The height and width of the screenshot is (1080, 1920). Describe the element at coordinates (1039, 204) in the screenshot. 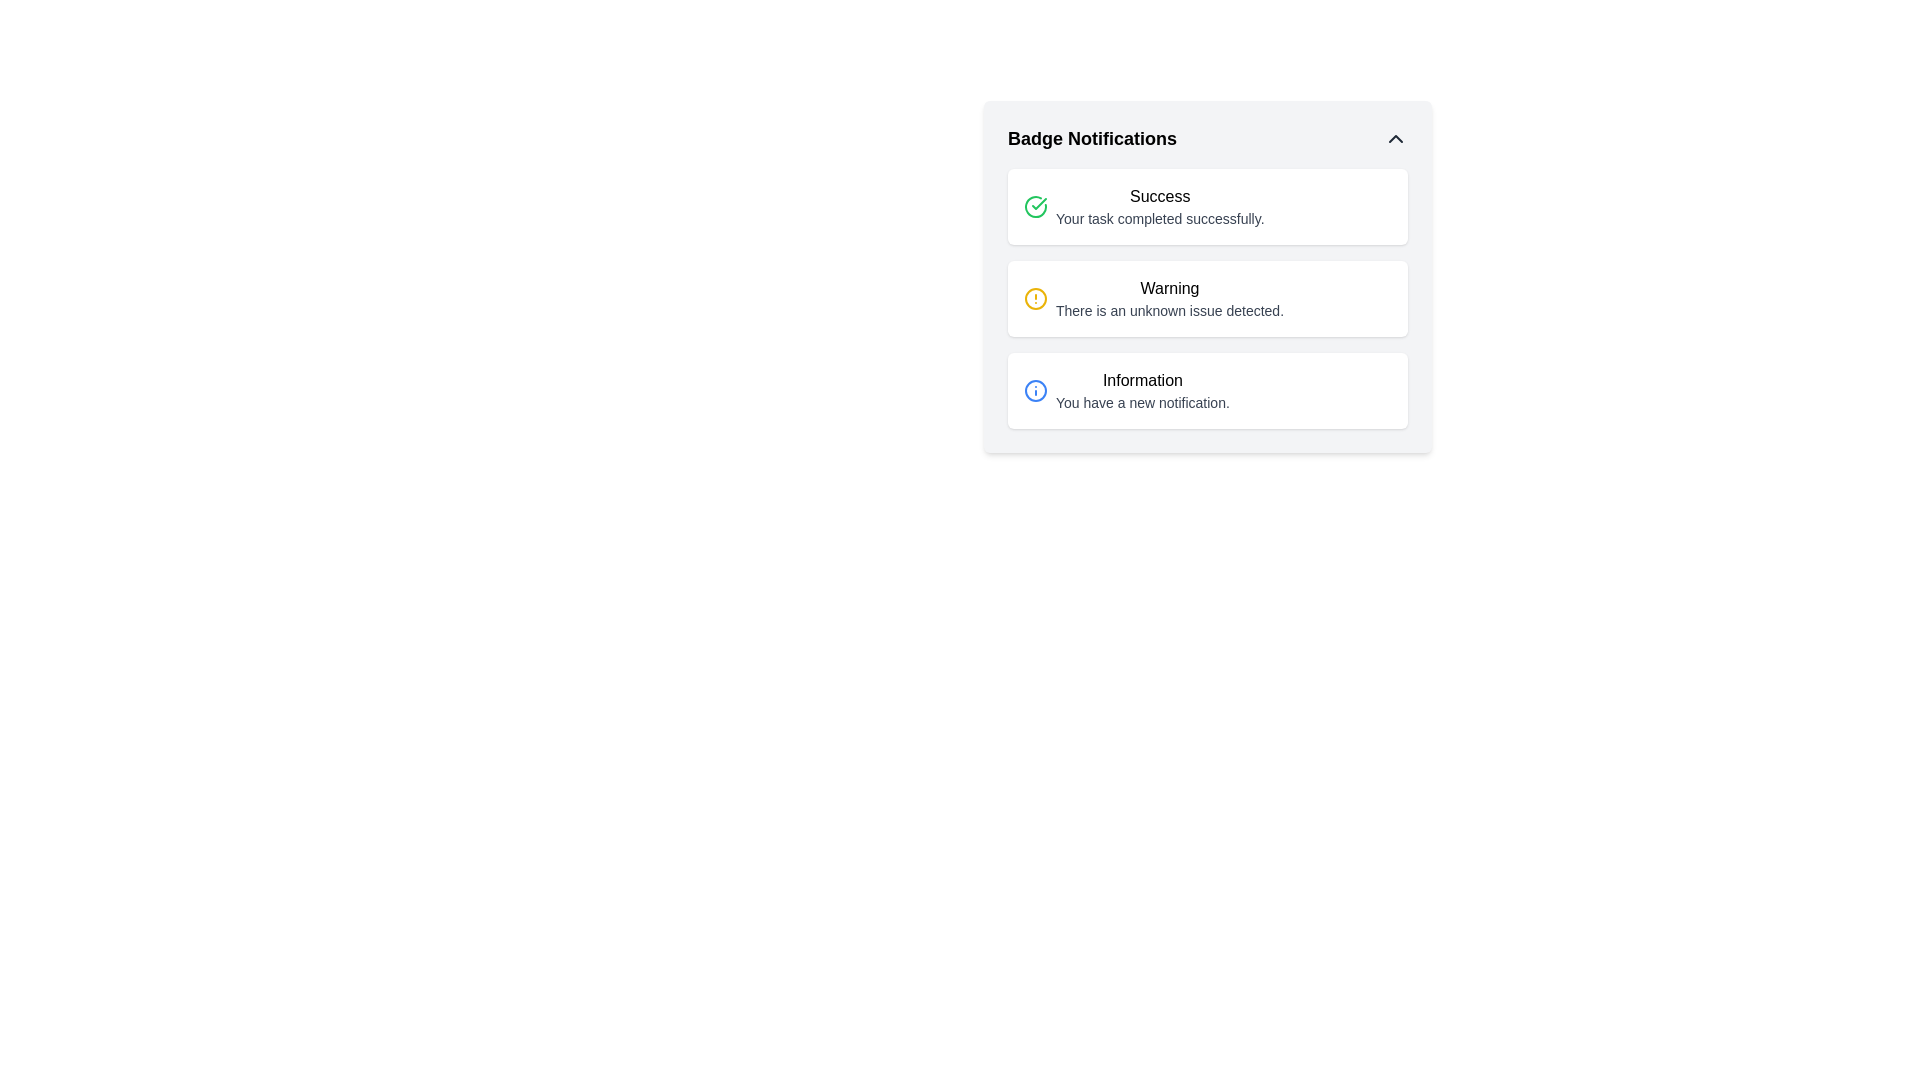

I see `the green checkmark icon representing a success notification in the Badge Notifications panel` at that location.